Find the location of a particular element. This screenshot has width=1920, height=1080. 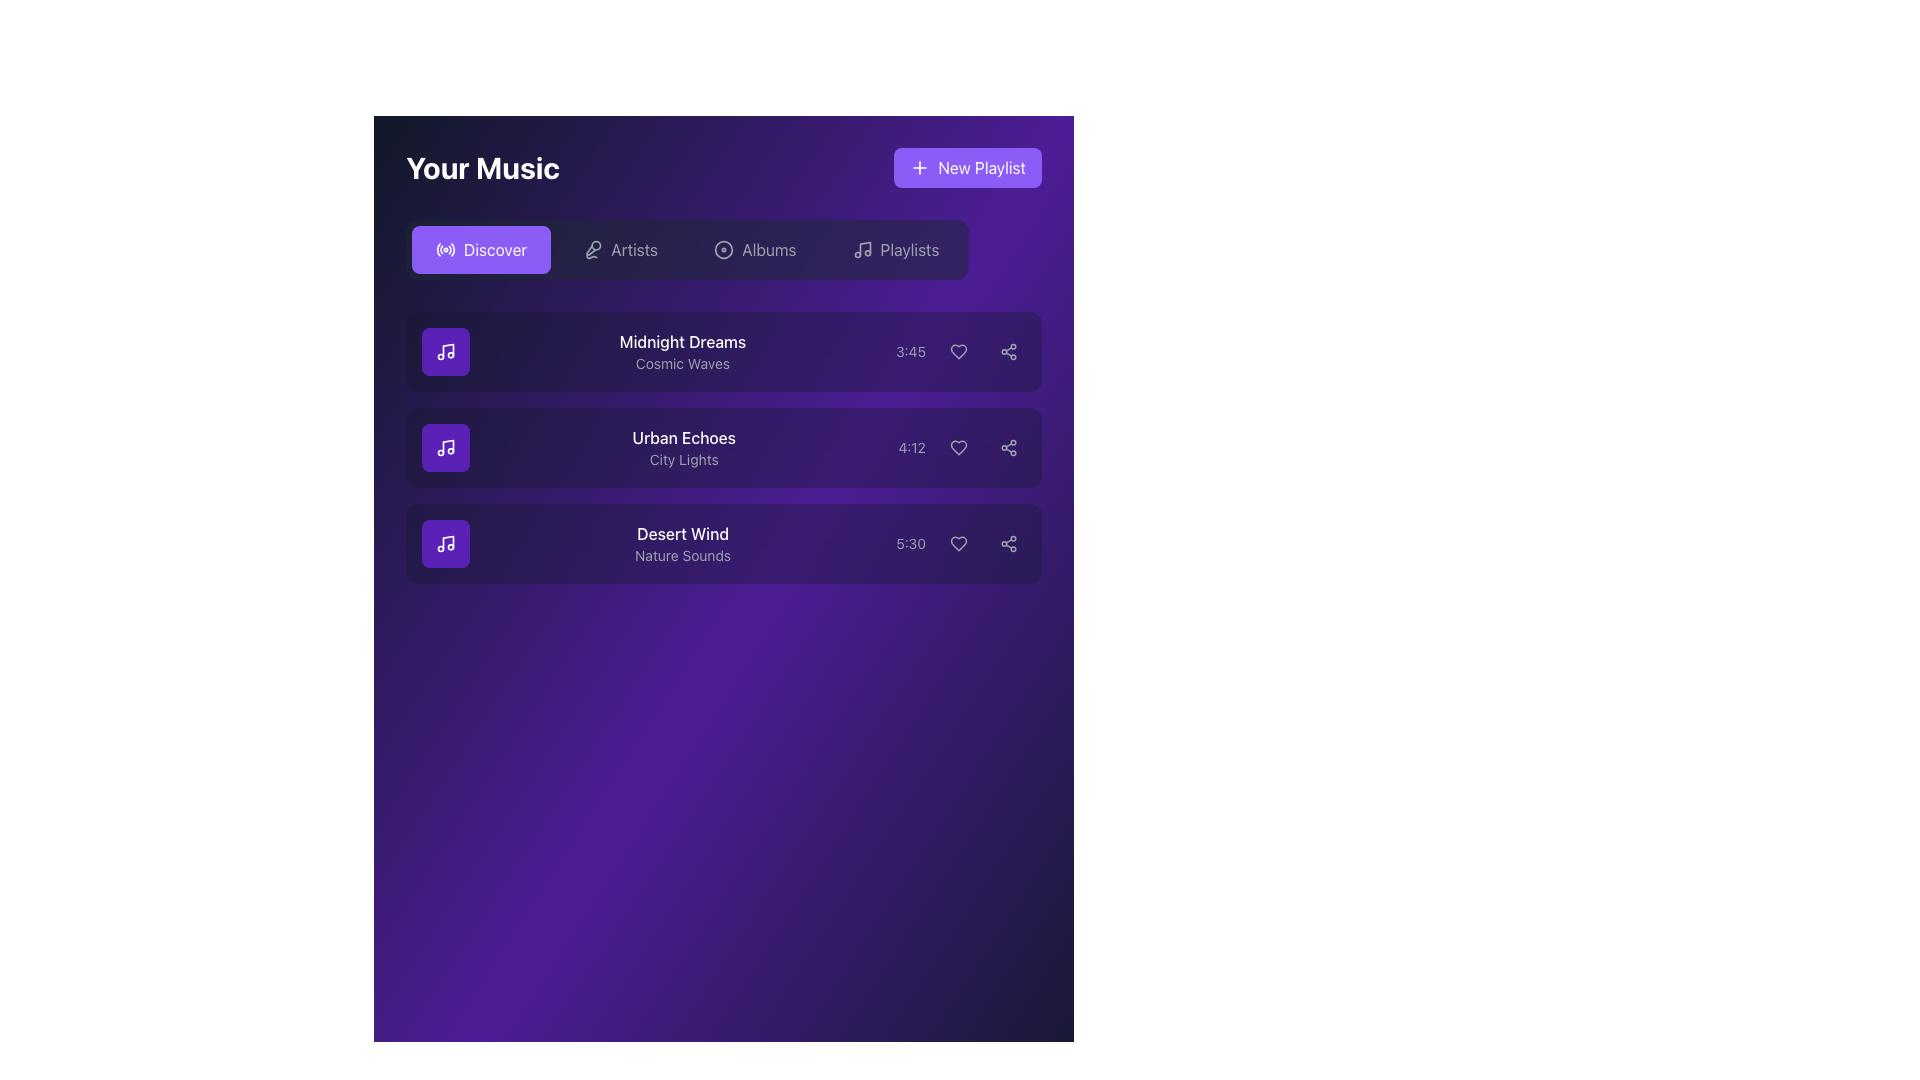

the square-shaped icon with rounded corners and a purple background containing a white music note, which is positioned to the left of the text 'Midnight Dreams Cosmic Waves' is located at coordinates (445, 350).